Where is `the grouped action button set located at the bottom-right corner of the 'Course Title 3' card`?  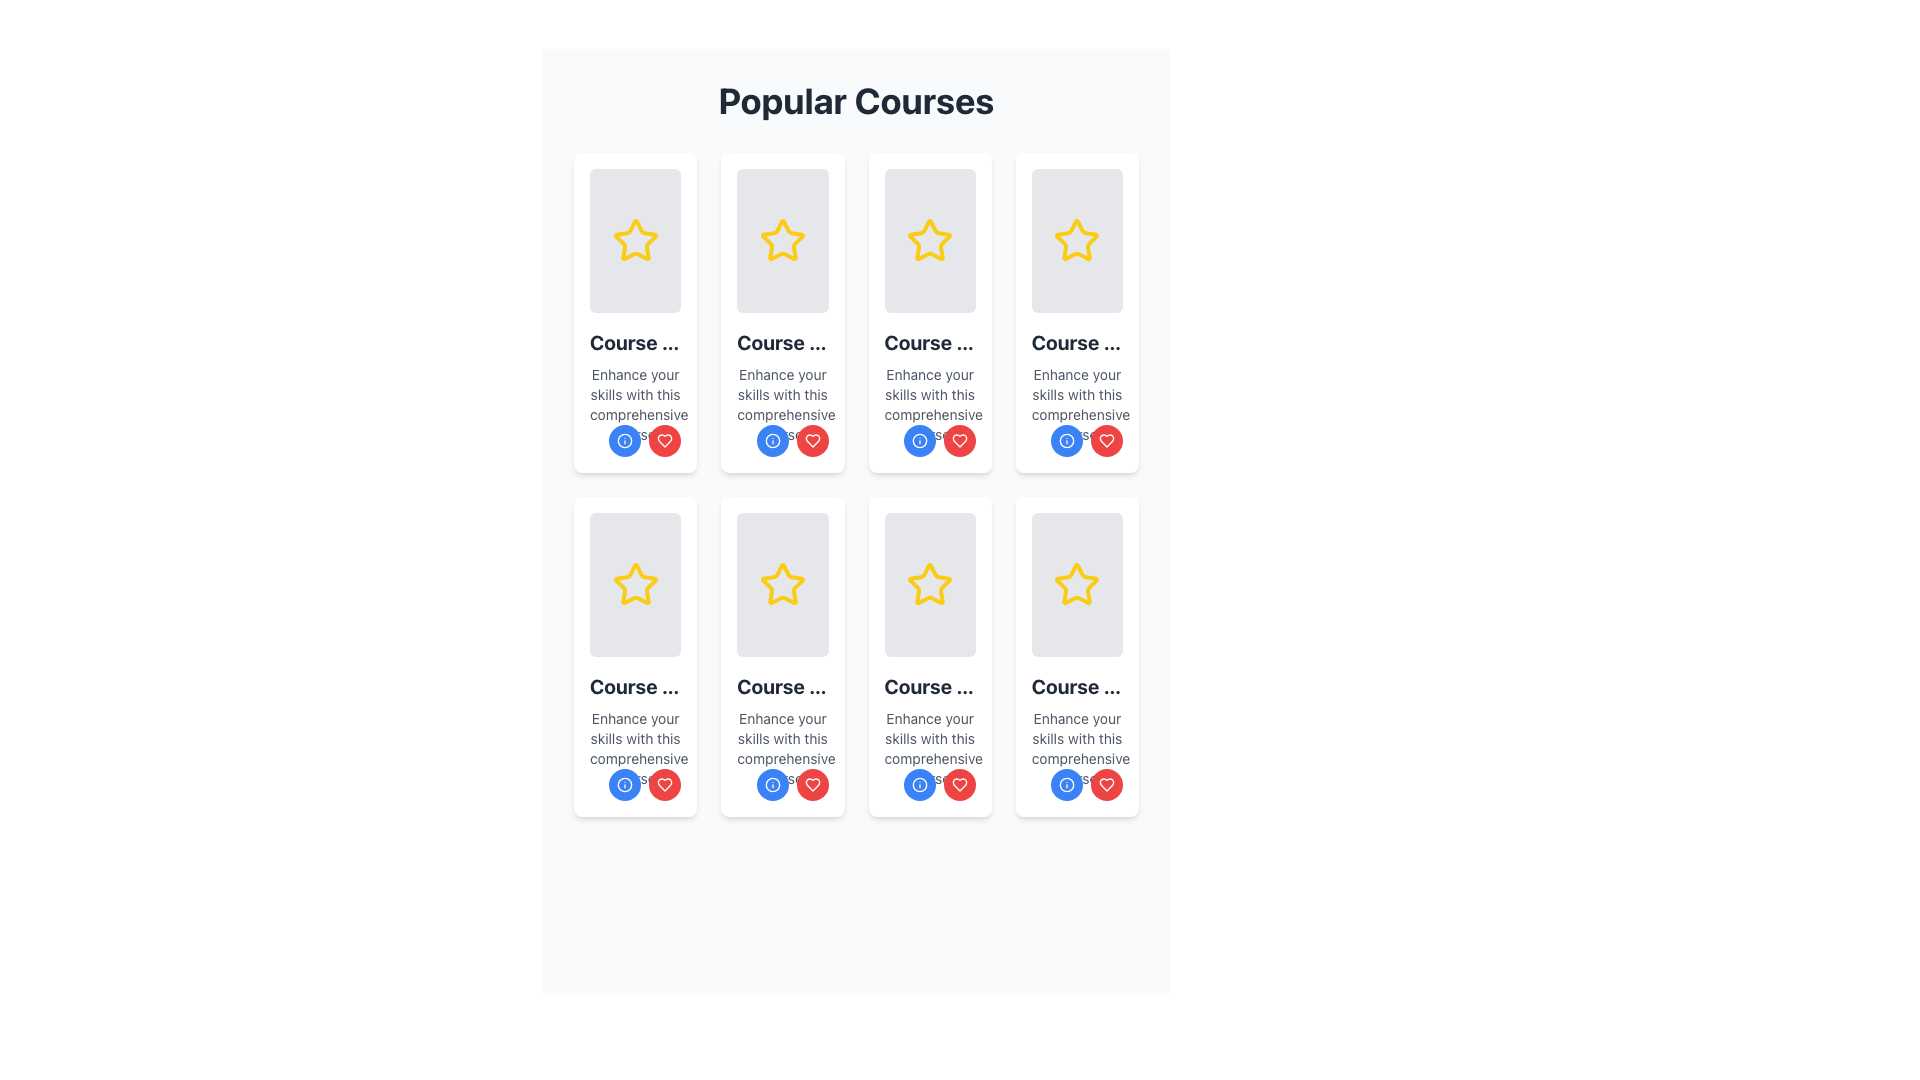
the grouped action button set located at the bottom-right corner of the 'Course Title 3' card is located at coordinates (938, 439).